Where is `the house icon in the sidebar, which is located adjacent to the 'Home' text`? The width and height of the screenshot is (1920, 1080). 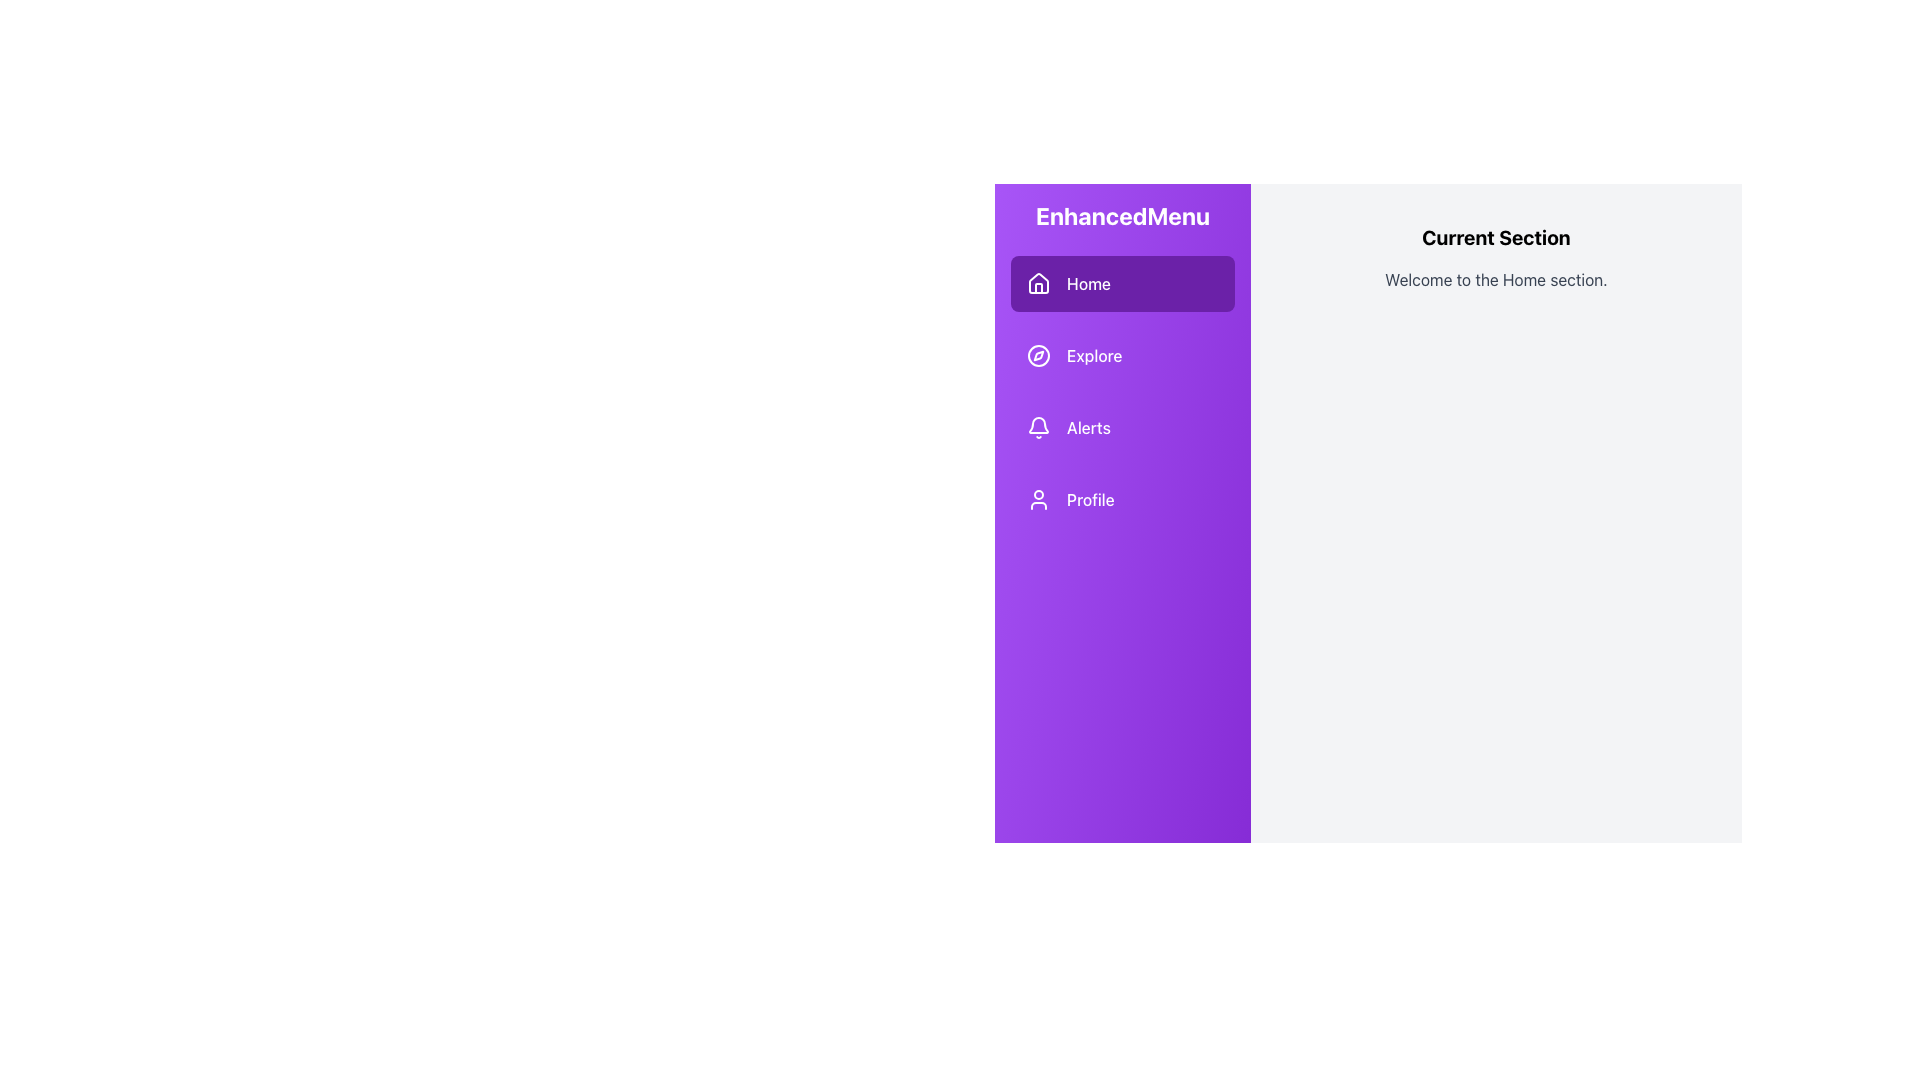
the house icon in the sidebar, which is located adjacent to the 'Home' text is located at coordinates (1038, 284).